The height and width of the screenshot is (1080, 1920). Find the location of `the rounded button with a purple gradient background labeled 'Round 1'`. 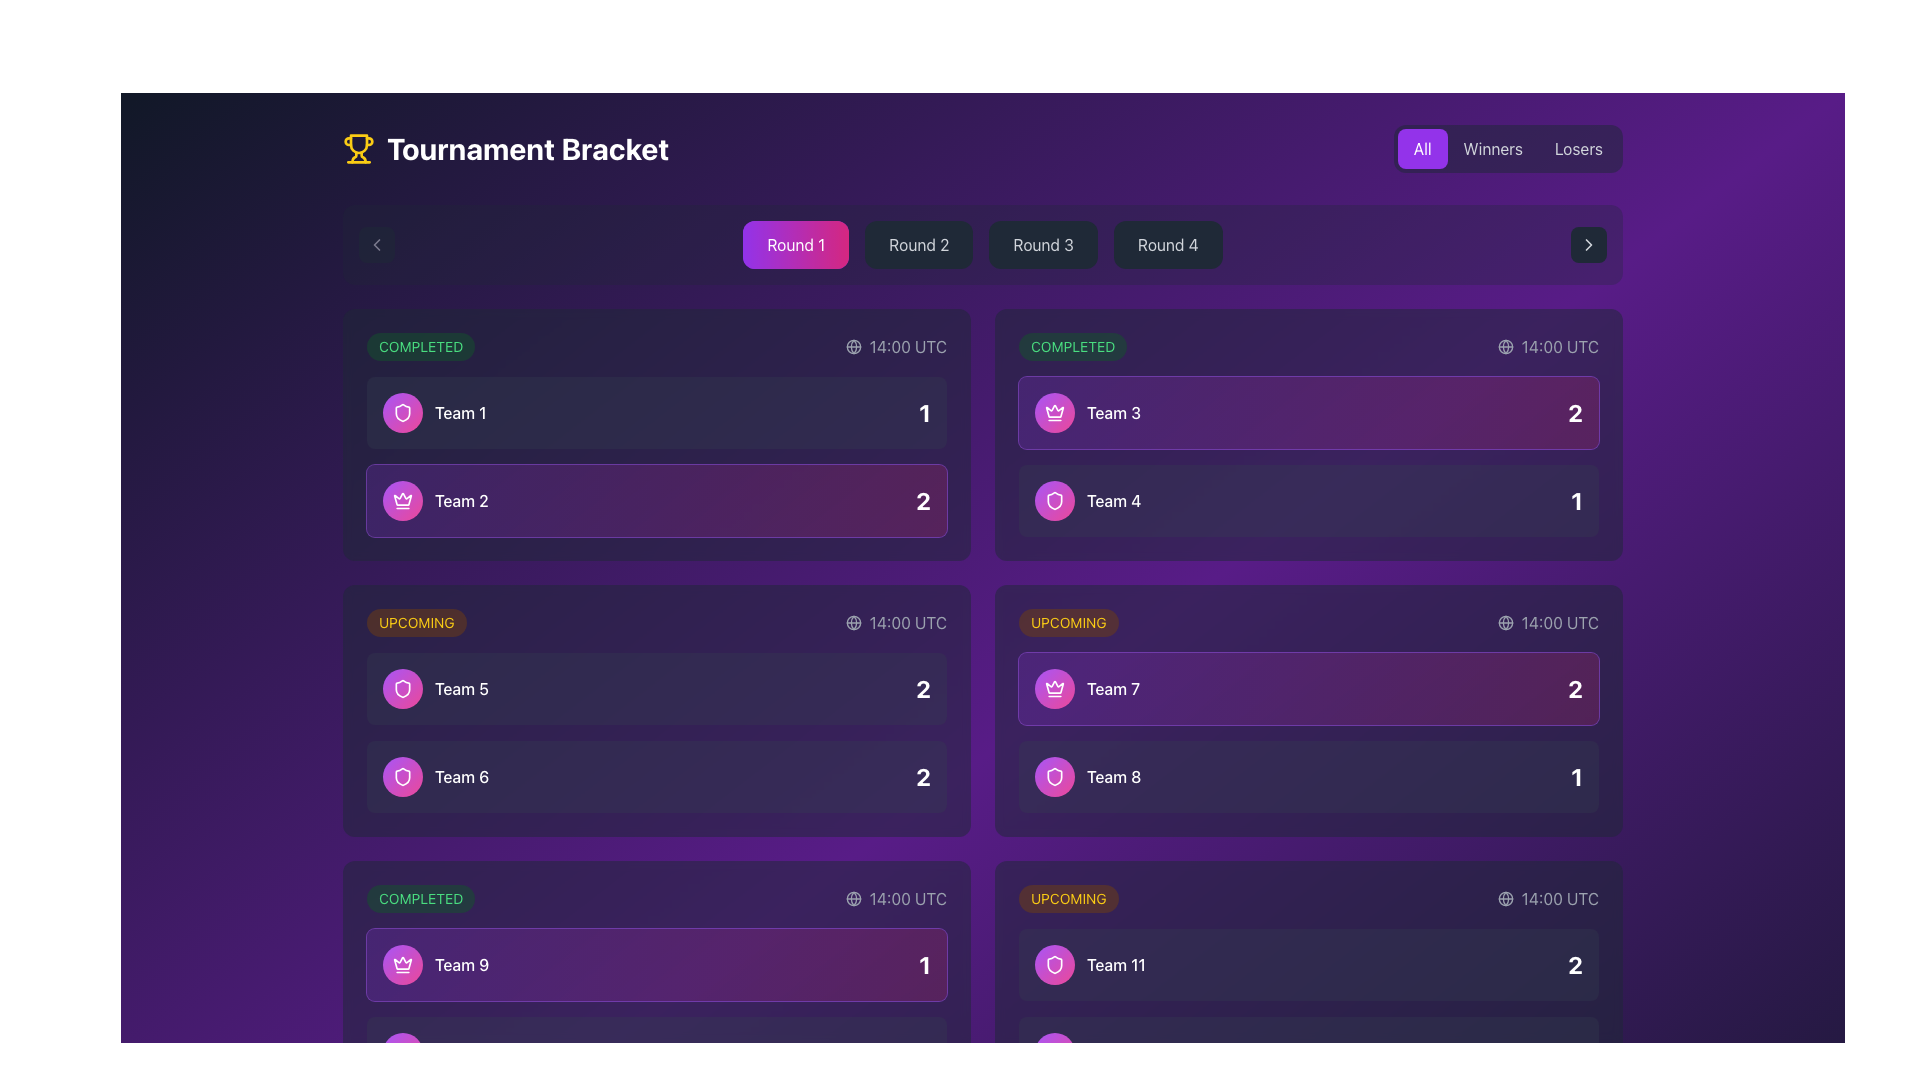

the rounded button with a purple gradient background labeled 'Round 1' is located at coordinates (795, 244).